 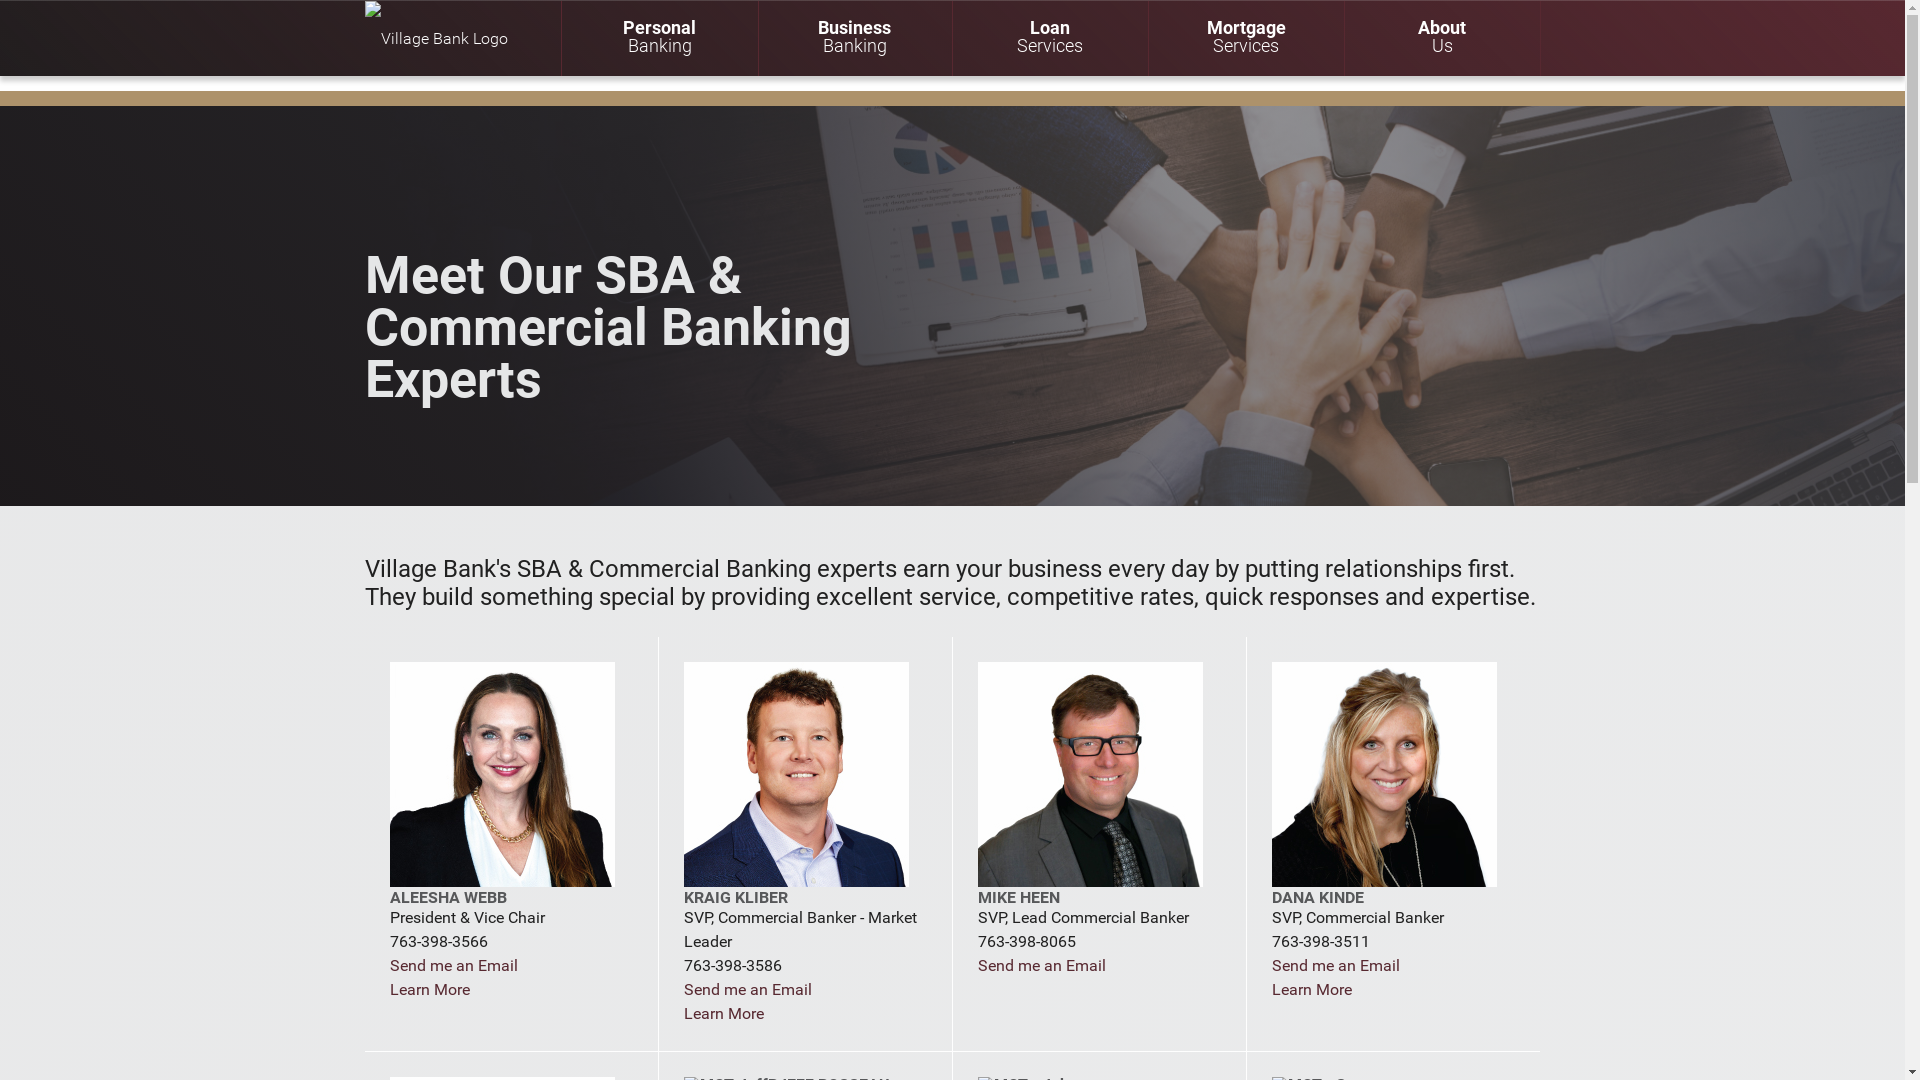 What do you see at coordinates (389, 988) in the screenshot?
I see `'Learn More'` at bounding box center [389, 988].